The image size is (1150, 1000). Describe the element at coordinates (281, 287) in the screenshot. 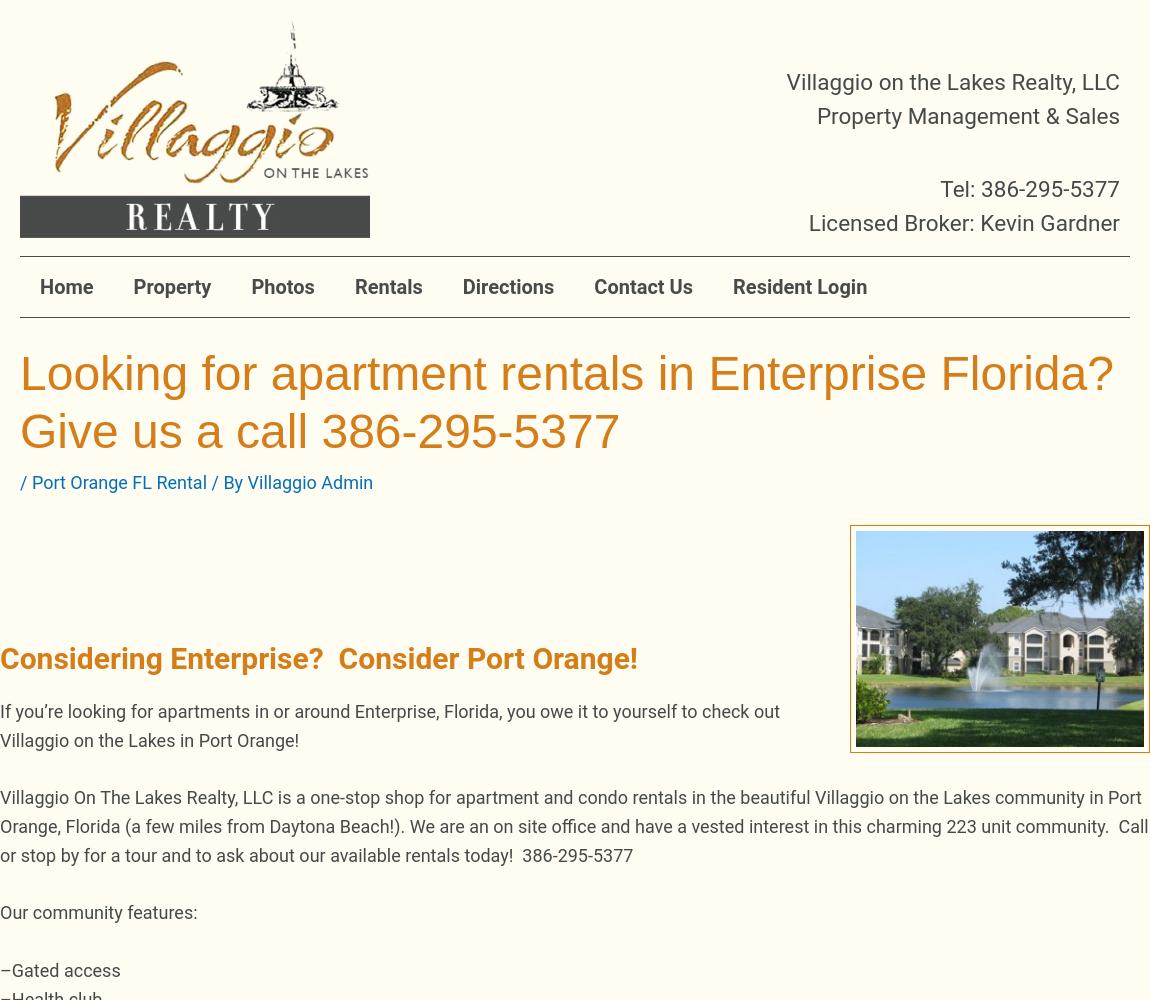

I see `'Photos'` at that location.